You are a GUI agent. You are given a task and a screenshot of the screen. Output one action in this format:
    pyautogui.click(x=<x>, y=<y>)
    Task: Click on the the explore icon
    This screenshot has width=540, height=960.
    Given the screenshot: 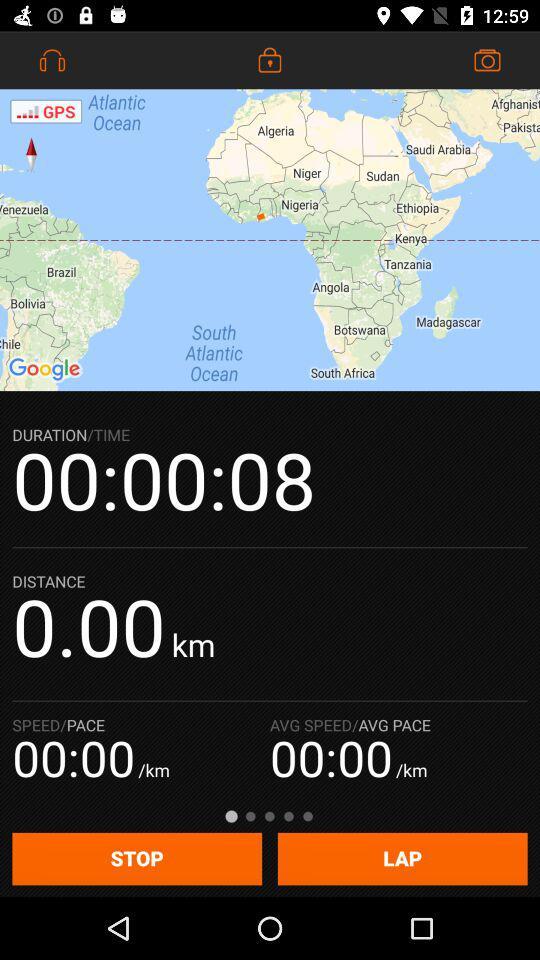 What is the action you would take?
    pyautogui.click(x=30, y=153)
    